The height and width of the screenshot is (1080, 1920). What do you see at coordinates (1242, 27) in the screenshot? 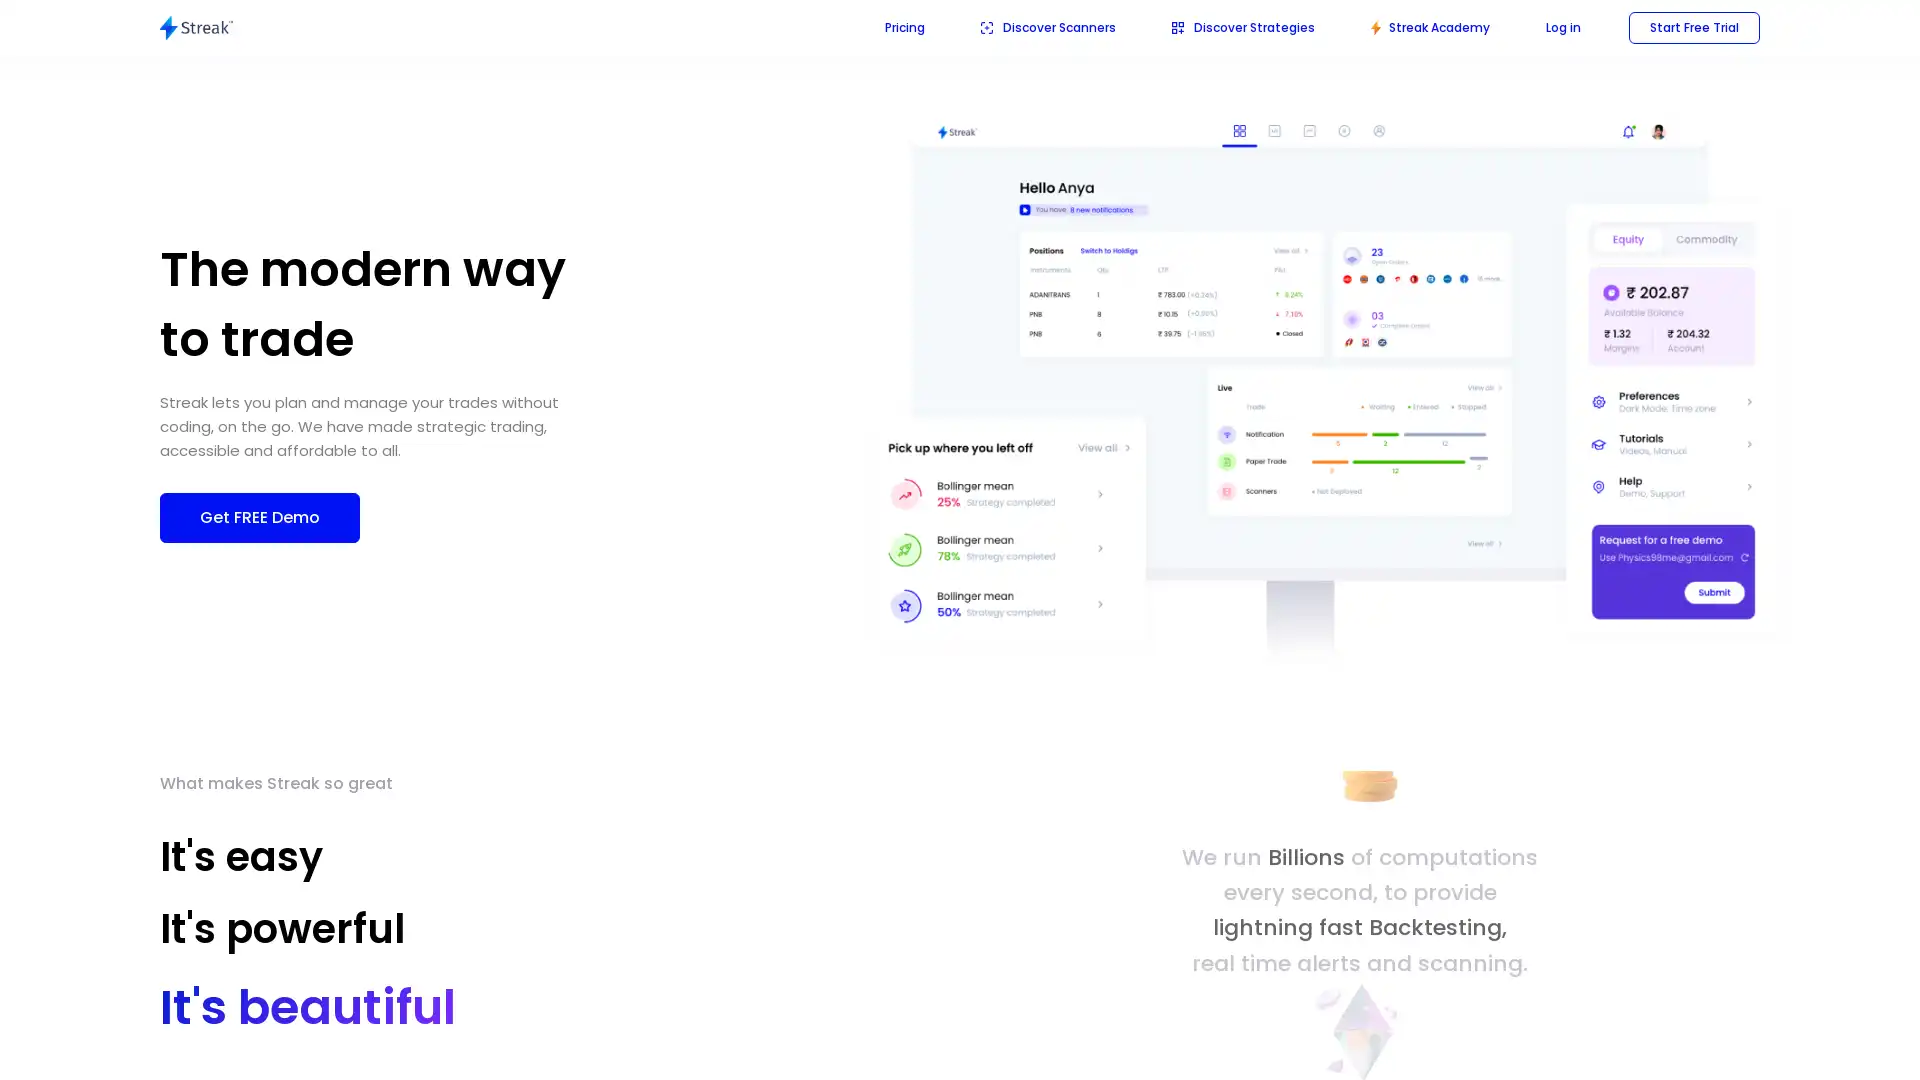
I see `Discover Strategies` at bounding box center [1242, 27].